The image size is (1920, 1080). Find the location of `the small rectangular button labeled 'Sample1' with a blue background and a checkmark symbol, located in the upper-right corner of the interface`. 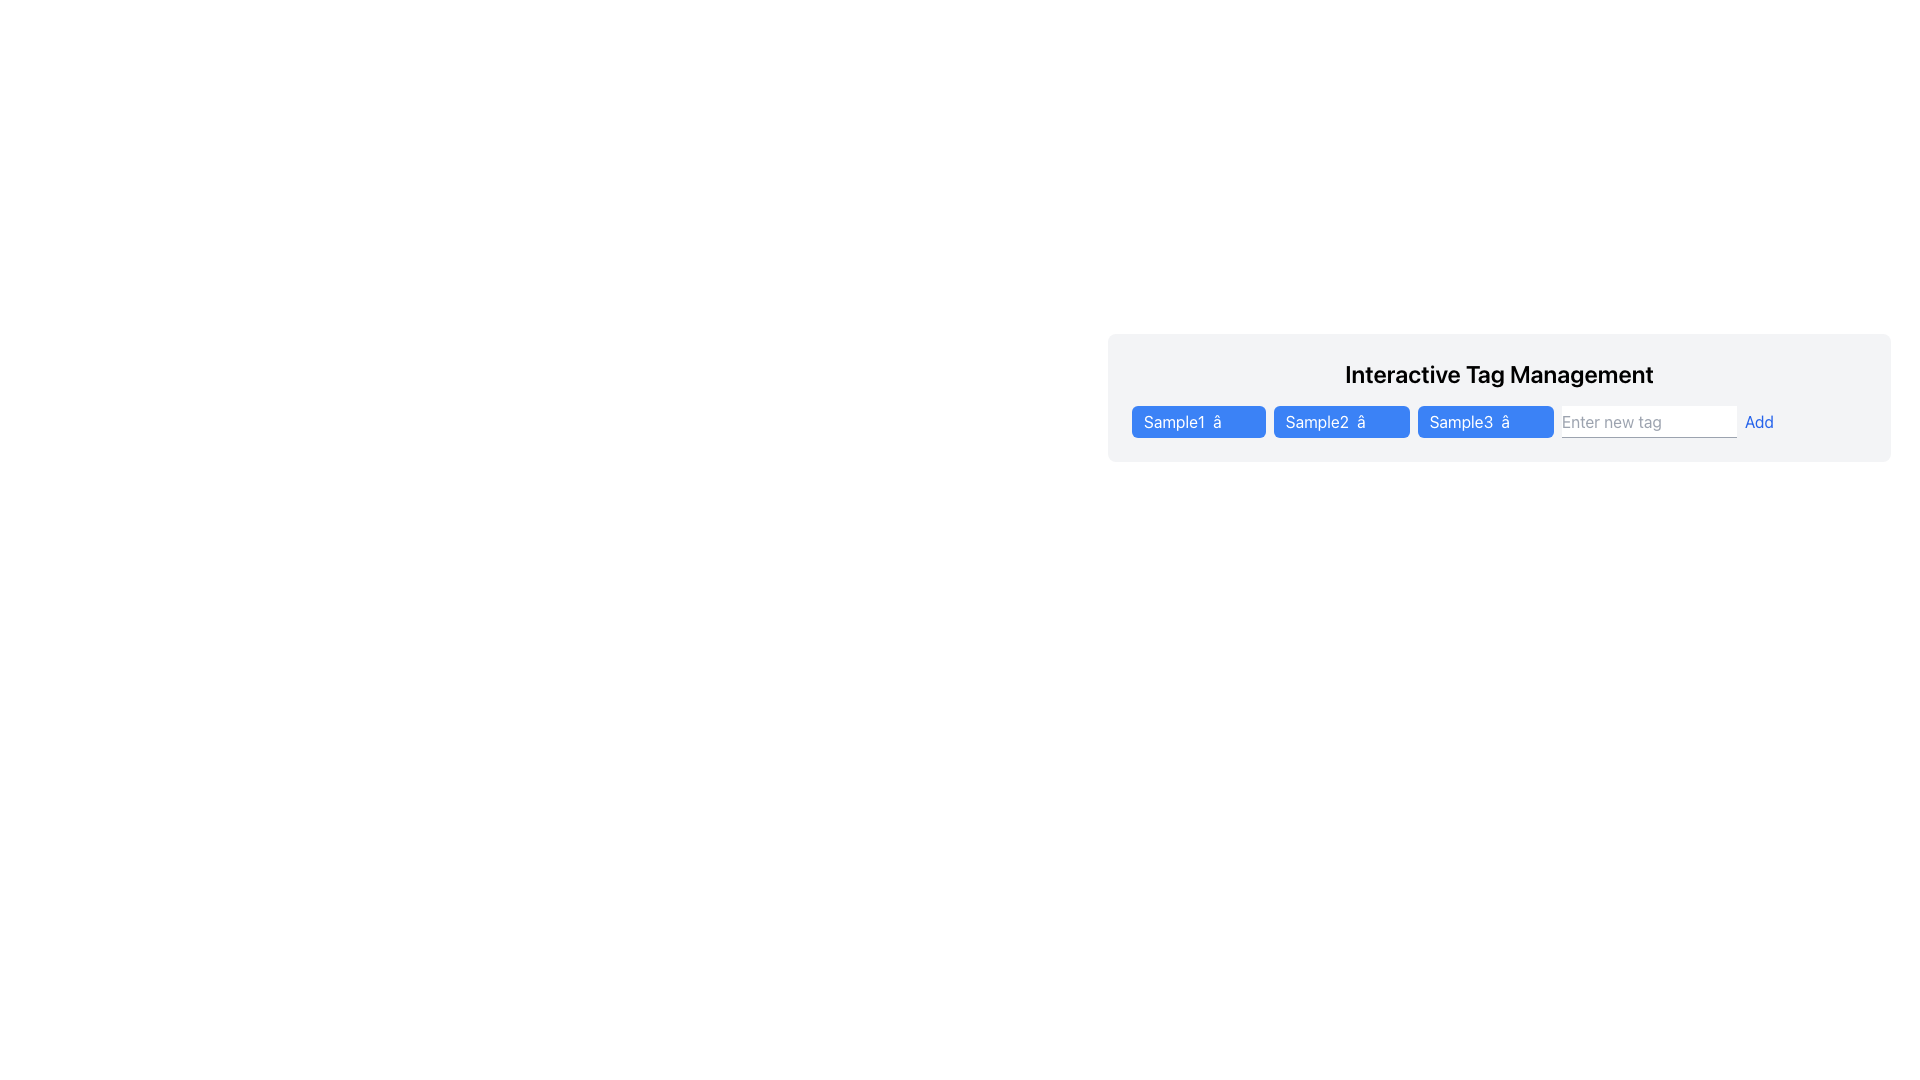

the small rectangular button labeled 'Sample1' with a blue background and a checkmark symbol, located in the upper-right corner of the interface is located at coordinates (1198, 420).